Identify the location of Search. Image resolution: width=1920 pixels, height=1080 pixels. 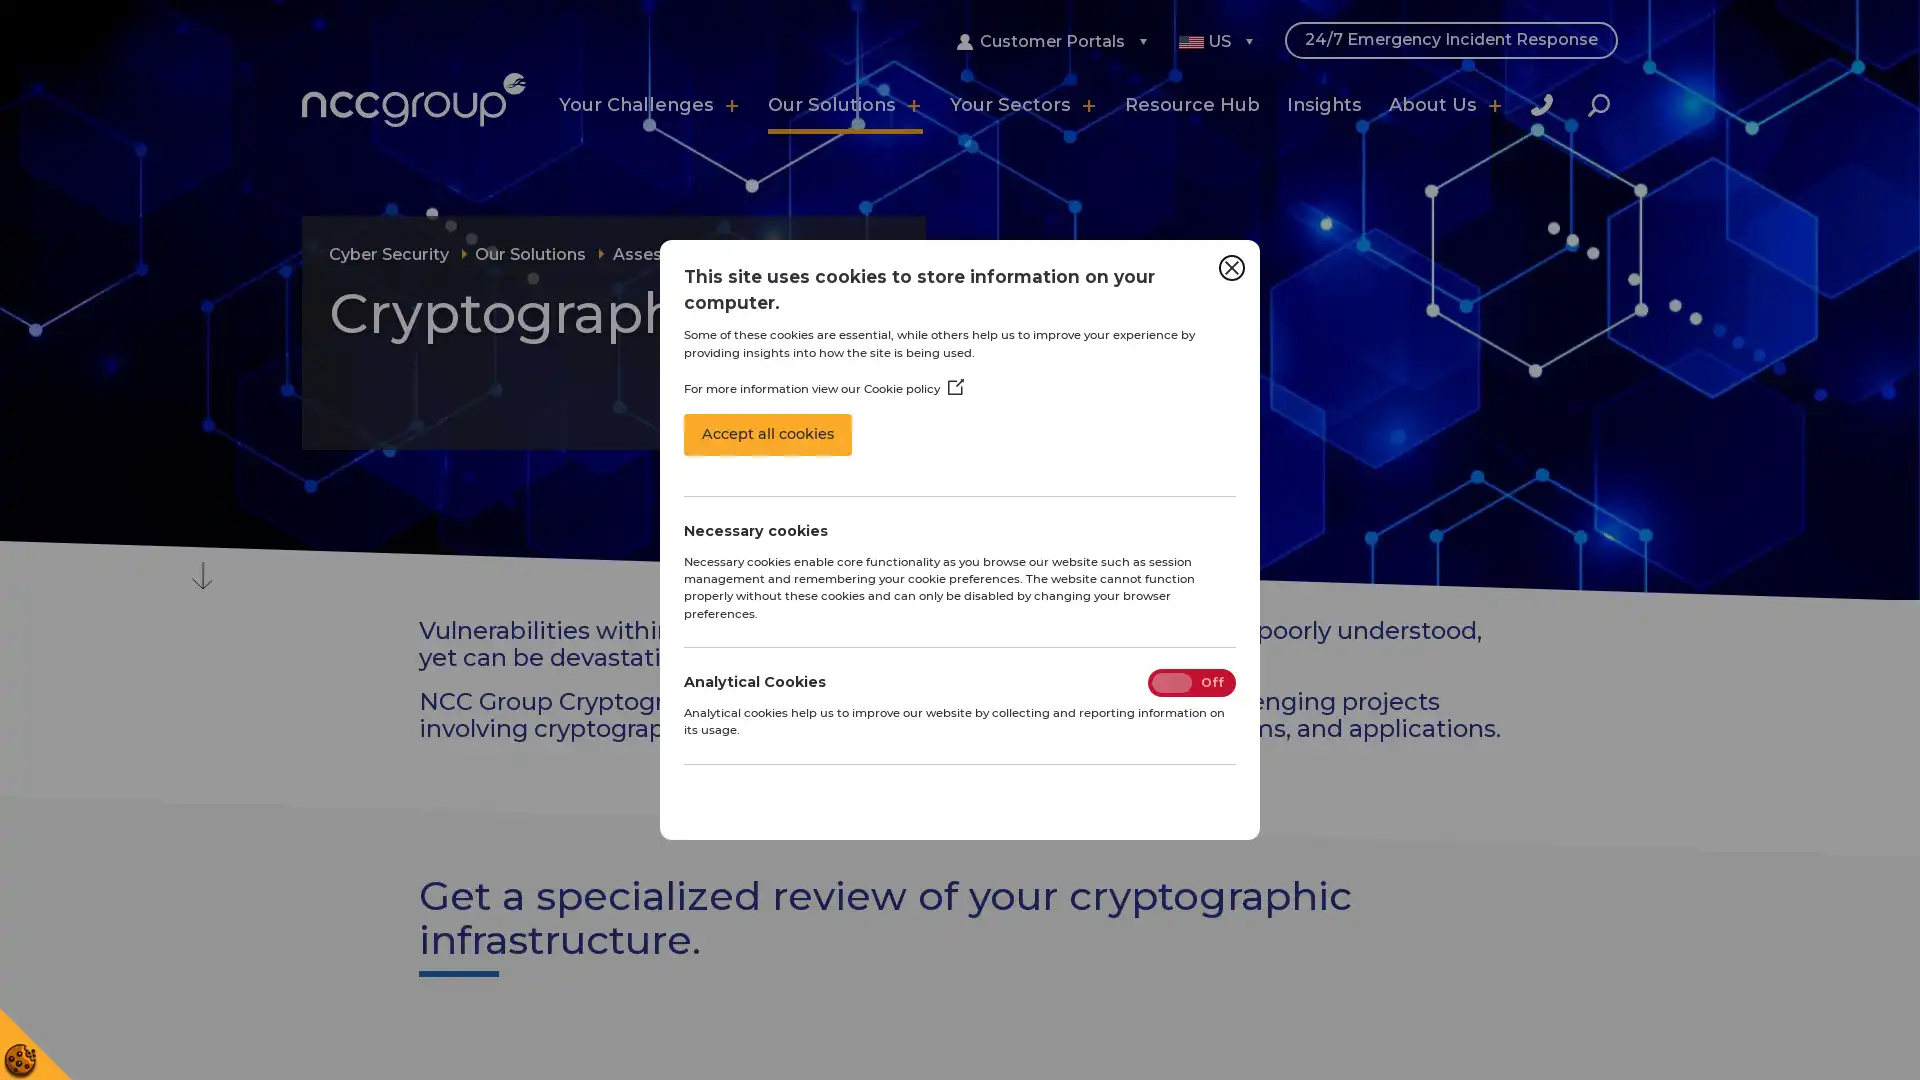
(1539, 249).